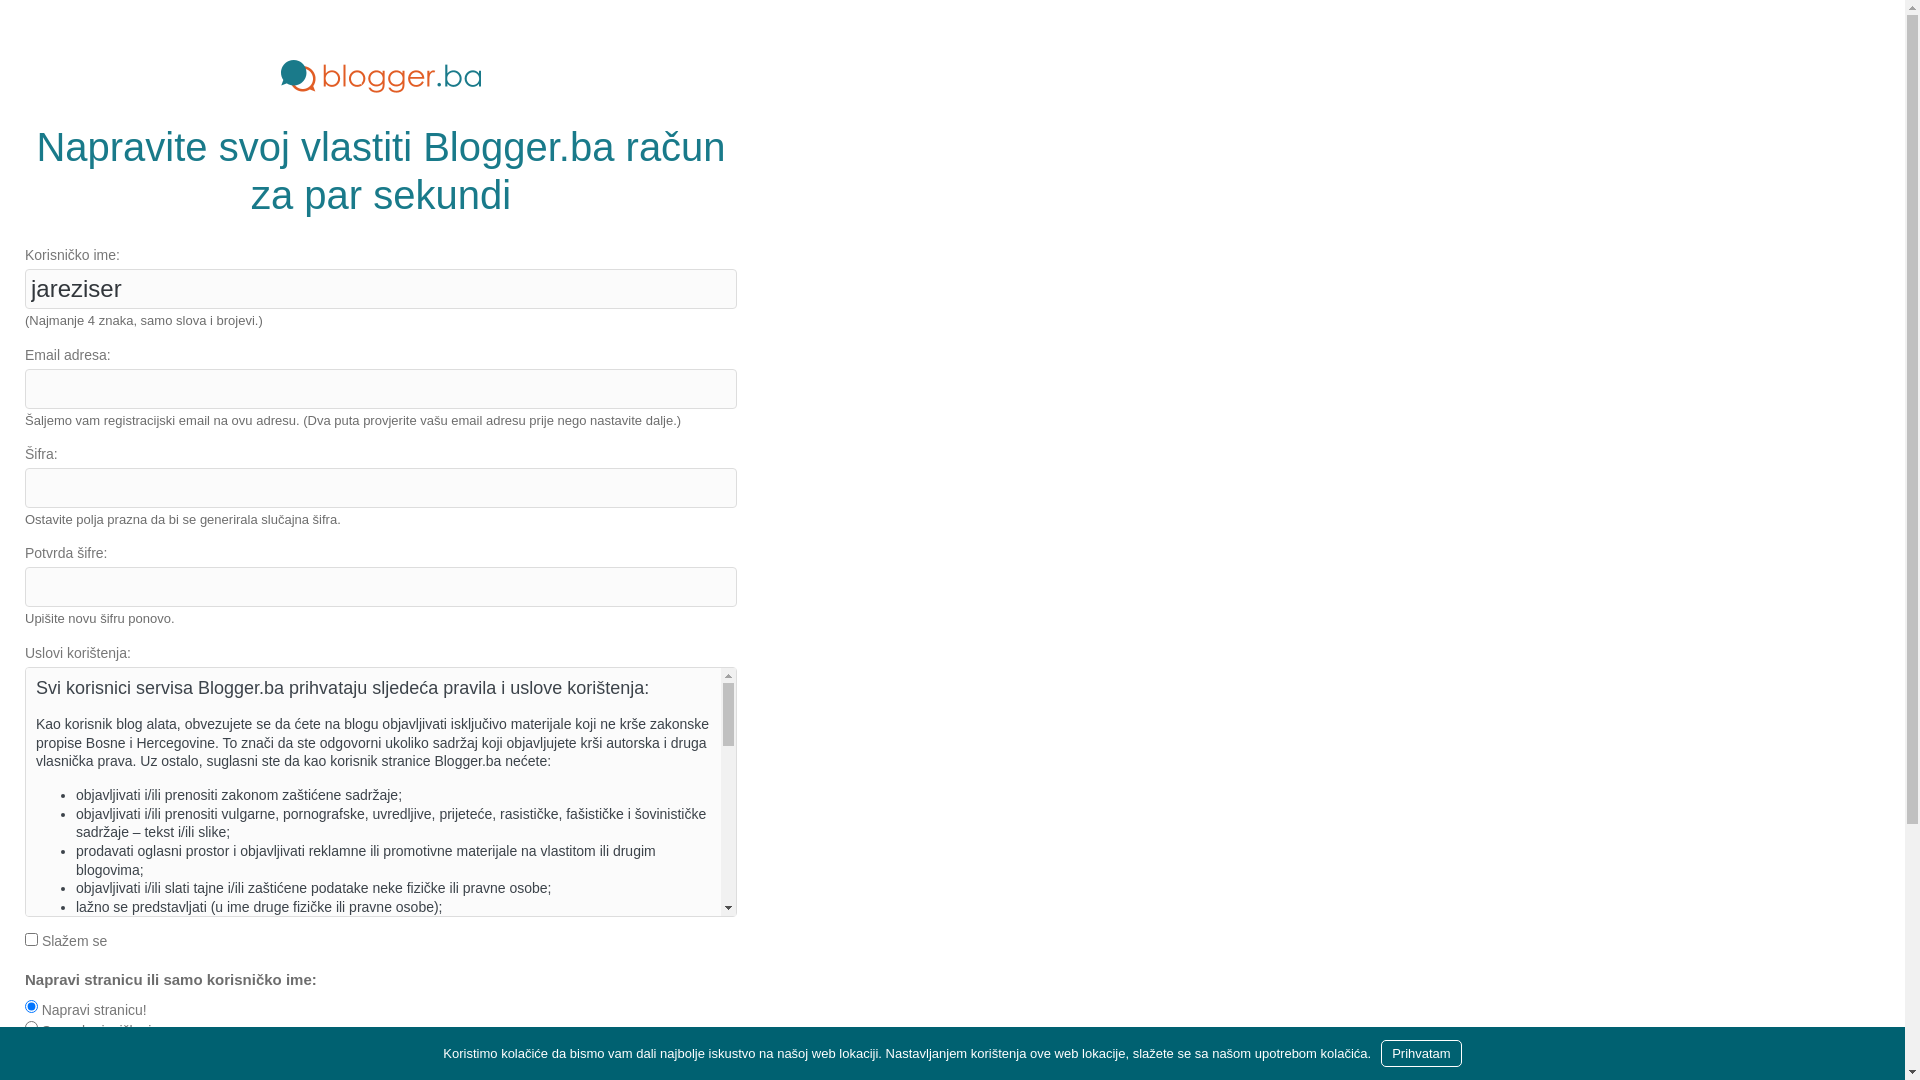 Image resolution: width=1920 pixels, height=1080 pixels. I want to click on 'Prihvatam', so click(1420, 1052).